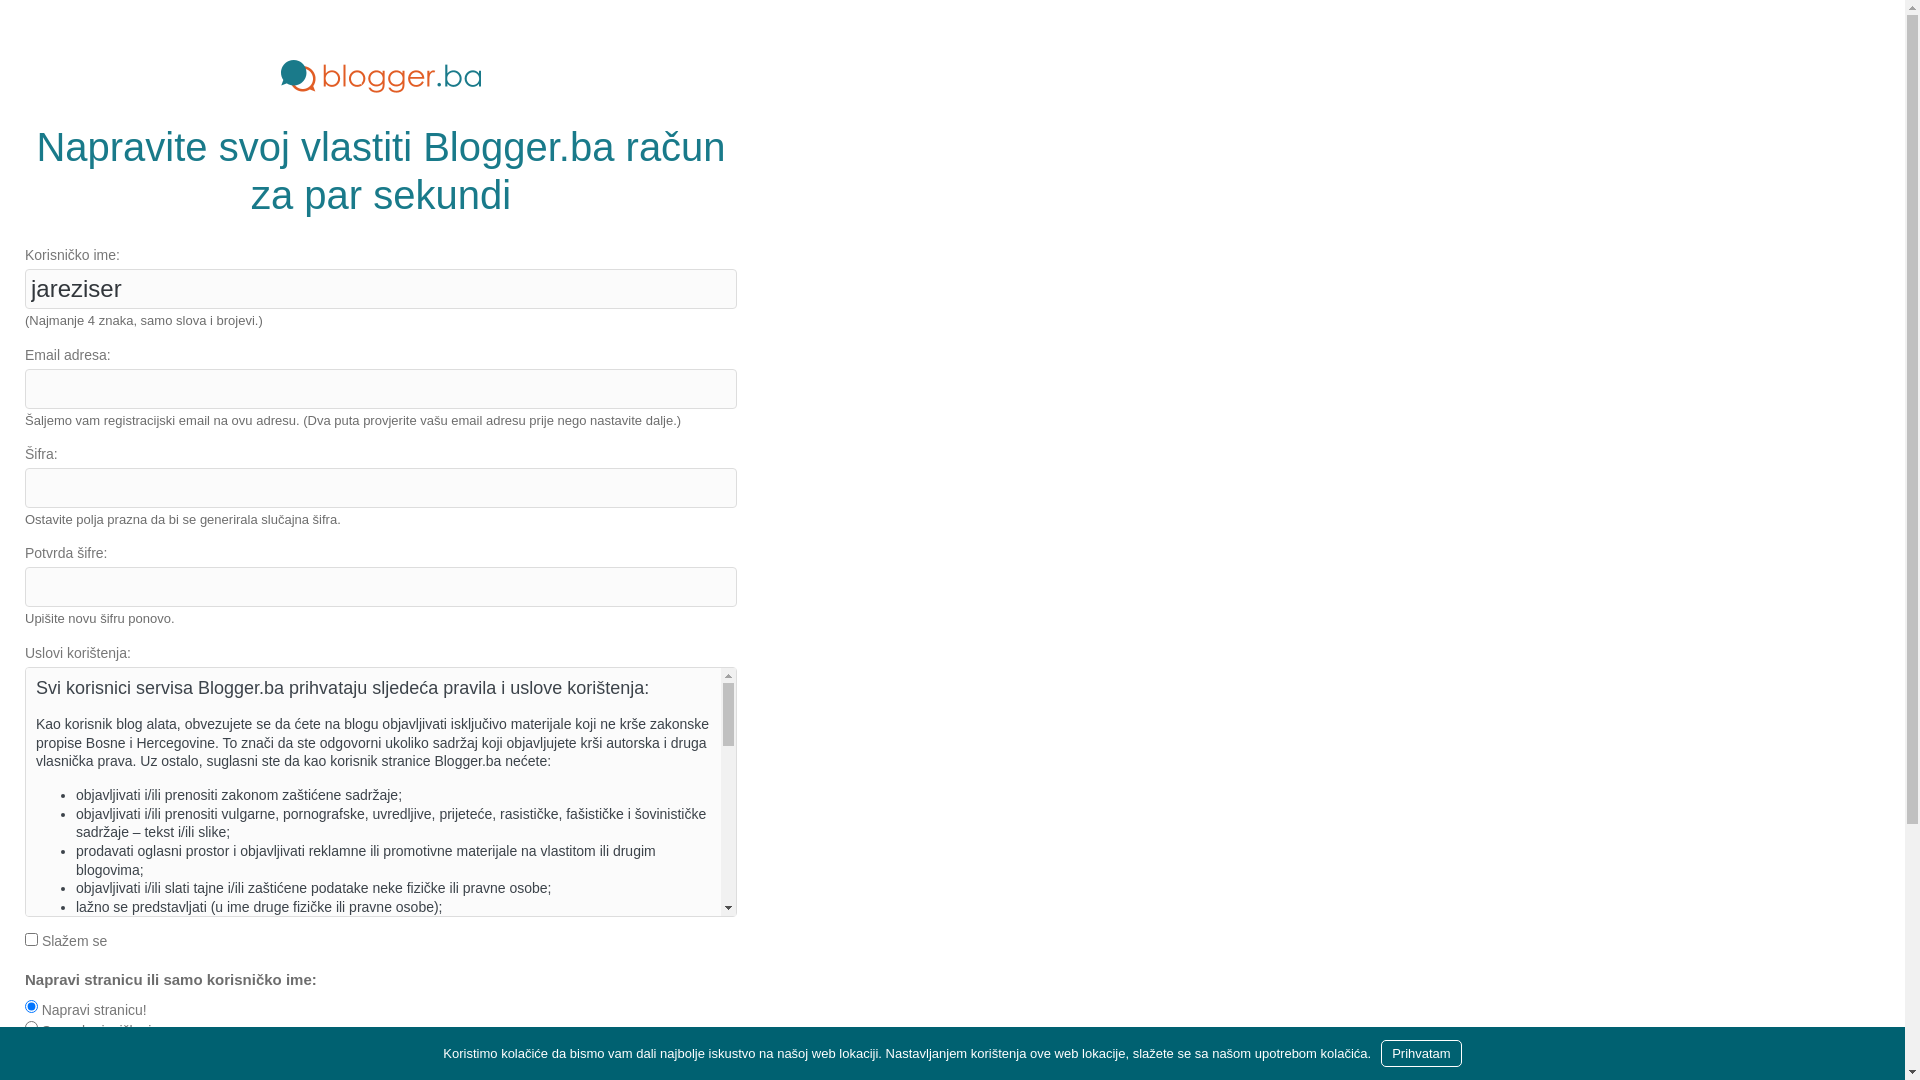 Image resolution: width=1920 pixels, height=1080 pixels. I want to click on 'Prihvatam', so click(1420, 1052).